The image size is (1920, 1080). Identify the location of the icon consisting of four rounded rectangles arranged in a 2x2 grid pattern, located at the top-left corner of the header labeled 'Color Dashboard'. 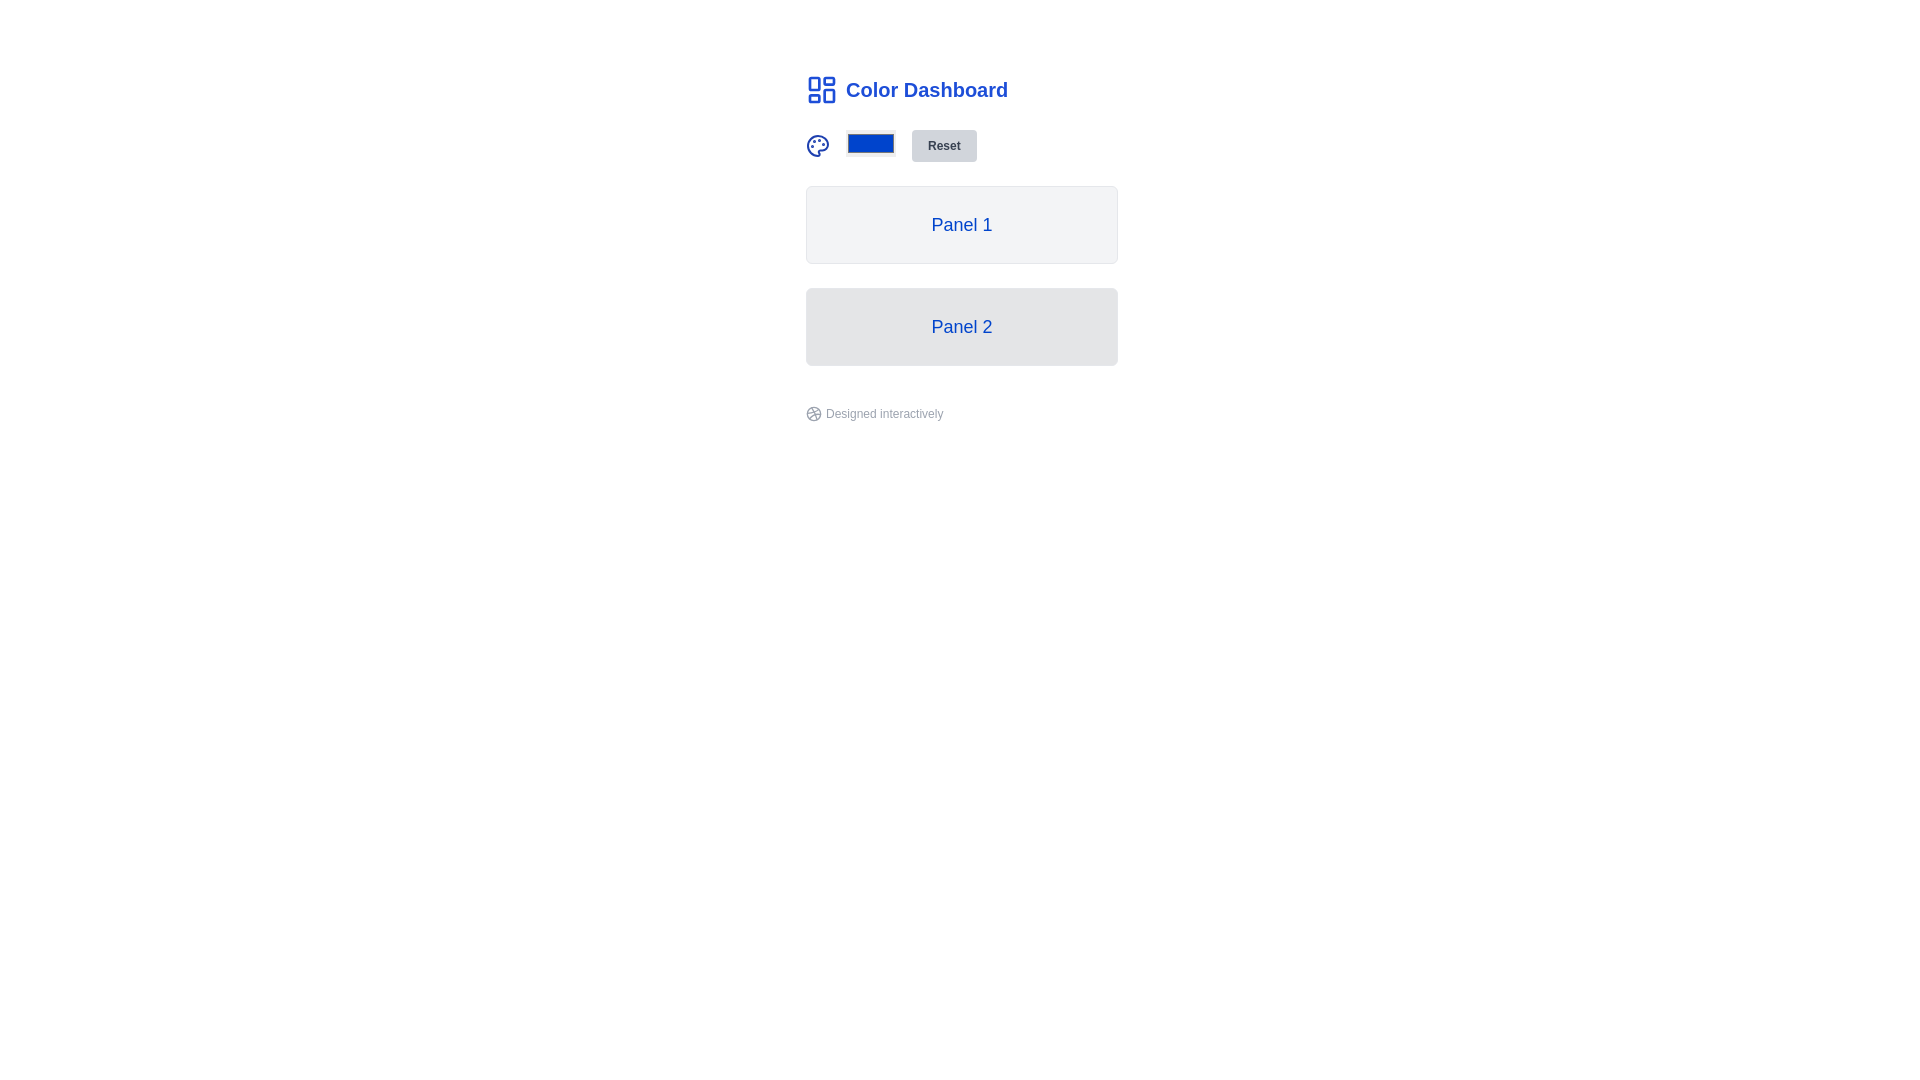
(821, 88).